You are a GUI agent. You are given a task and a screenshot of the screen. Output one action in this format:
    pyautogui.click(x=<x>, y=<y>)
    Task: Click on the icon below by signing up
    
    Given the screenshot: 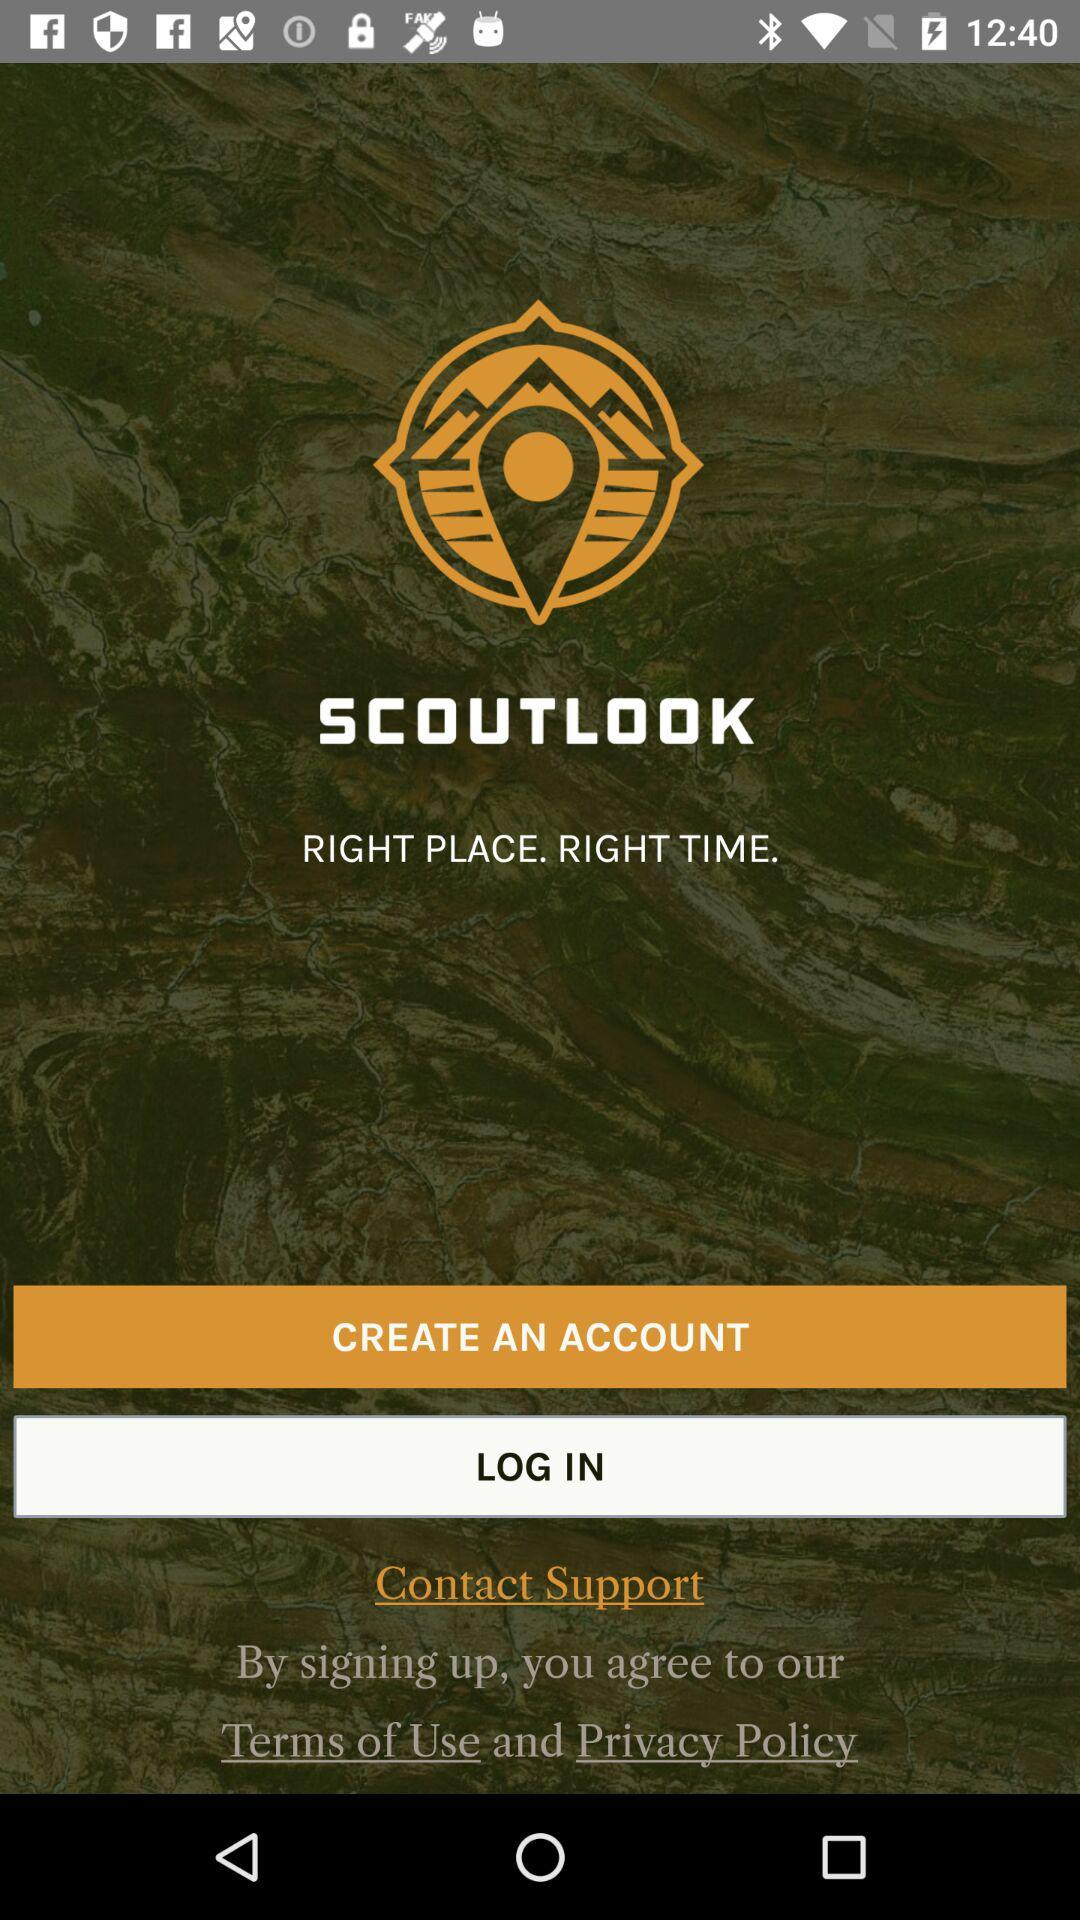 What is the action you would take?
    pyautogui.click(x=716, y=1740)
    